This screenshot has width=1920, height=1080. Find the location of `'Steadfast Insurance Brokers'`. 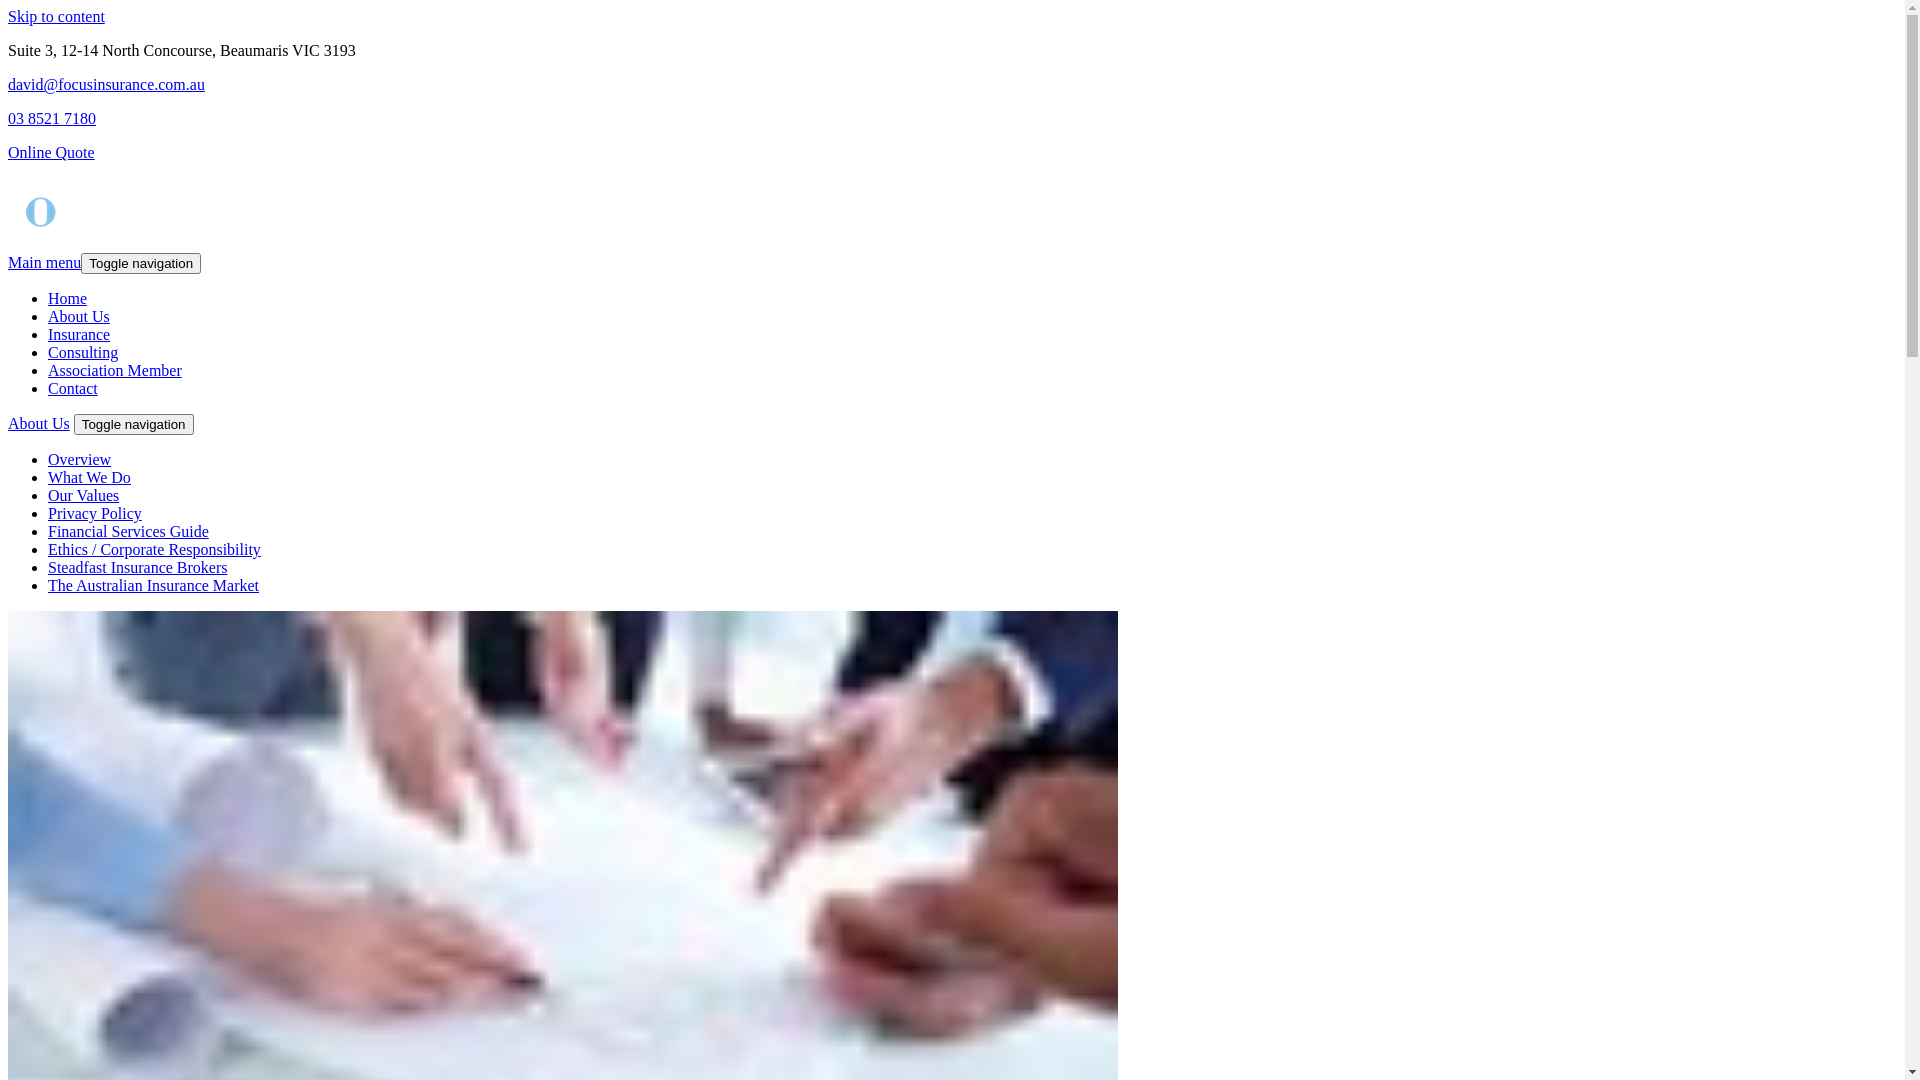

'Steadfast Insurance Brokers' is located at coordinates (137, 567).